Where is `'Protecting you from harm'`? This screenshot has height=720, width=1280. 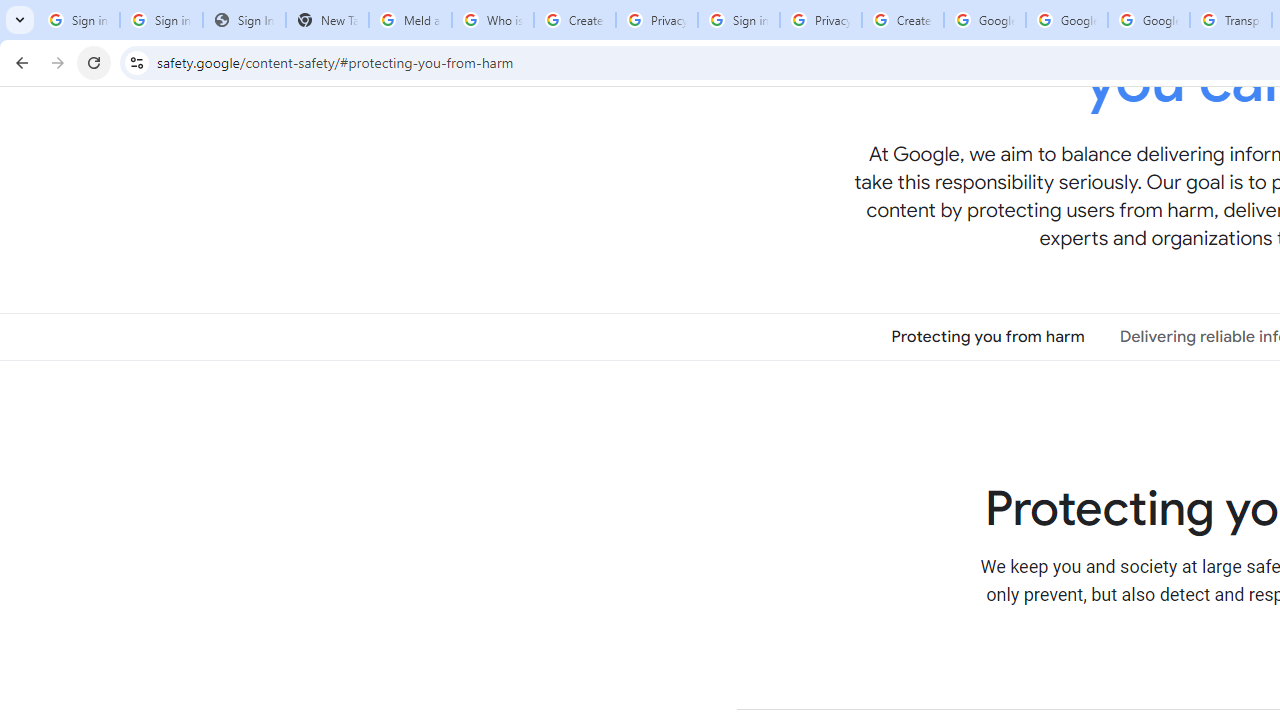
'Protecting you from harm' is located at coordinates (988, 335).